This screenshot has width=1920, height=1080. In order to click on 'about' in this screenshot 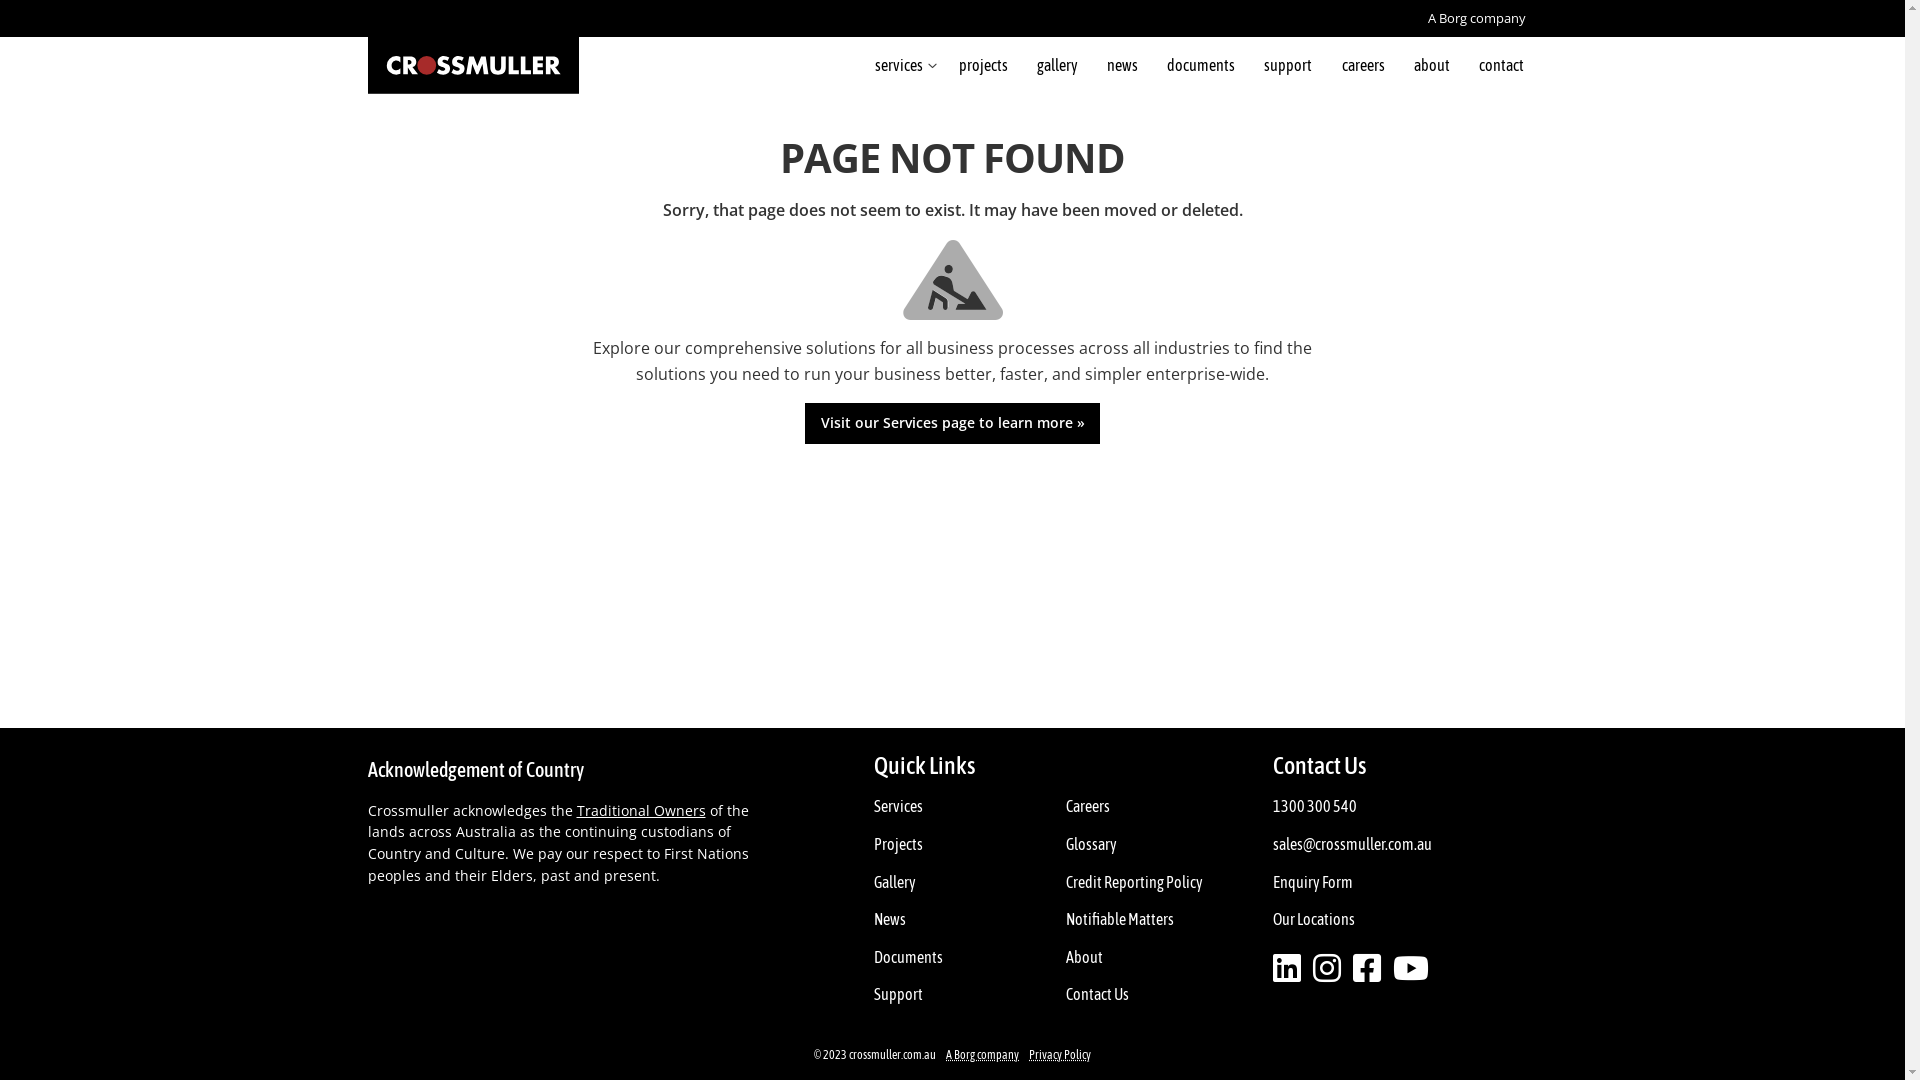, I will do `click(1430, 64)`.